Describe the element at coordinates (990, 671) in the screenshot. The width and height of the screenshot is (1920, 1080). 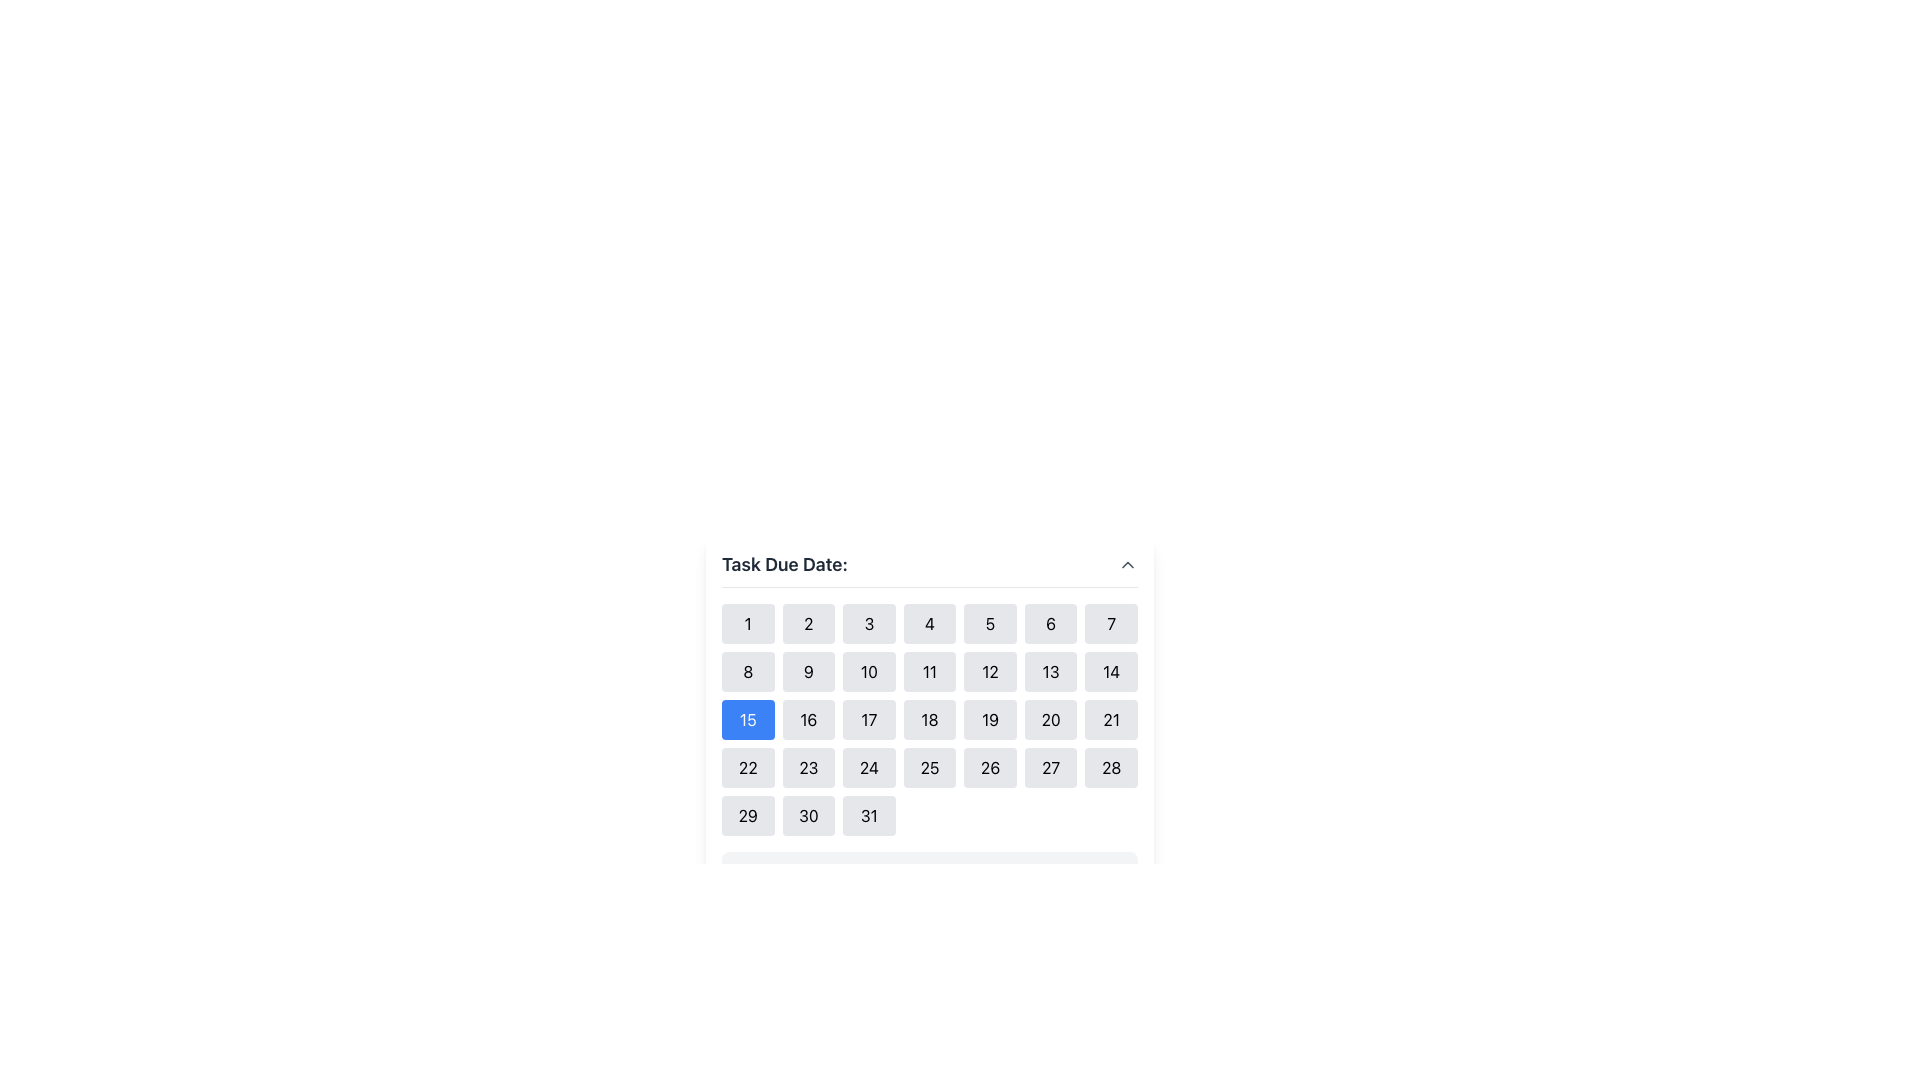
I see `the small rectangular button with a light gray background and the number '12' centered in black text` at that location.